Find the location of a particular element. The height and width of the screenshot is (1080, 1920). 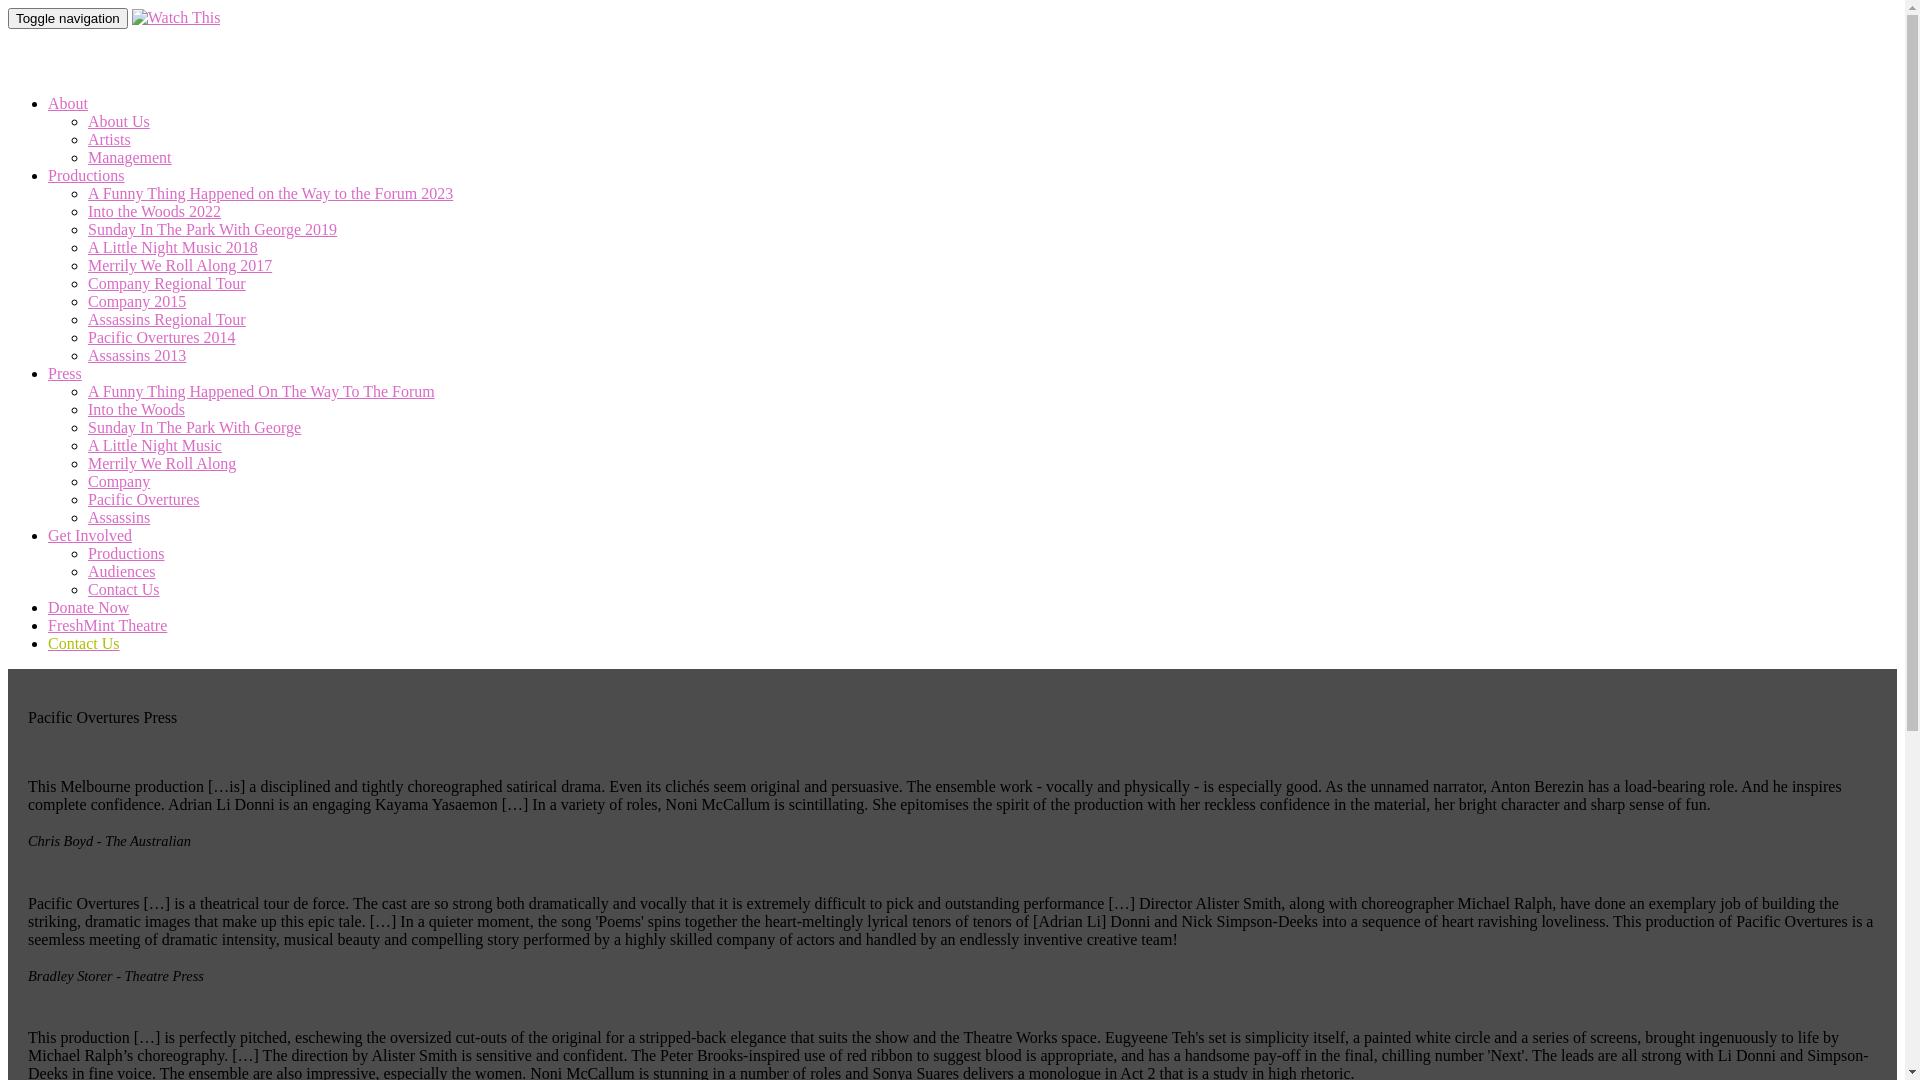

'Into the Woods' is located at coordinates (86, 408).